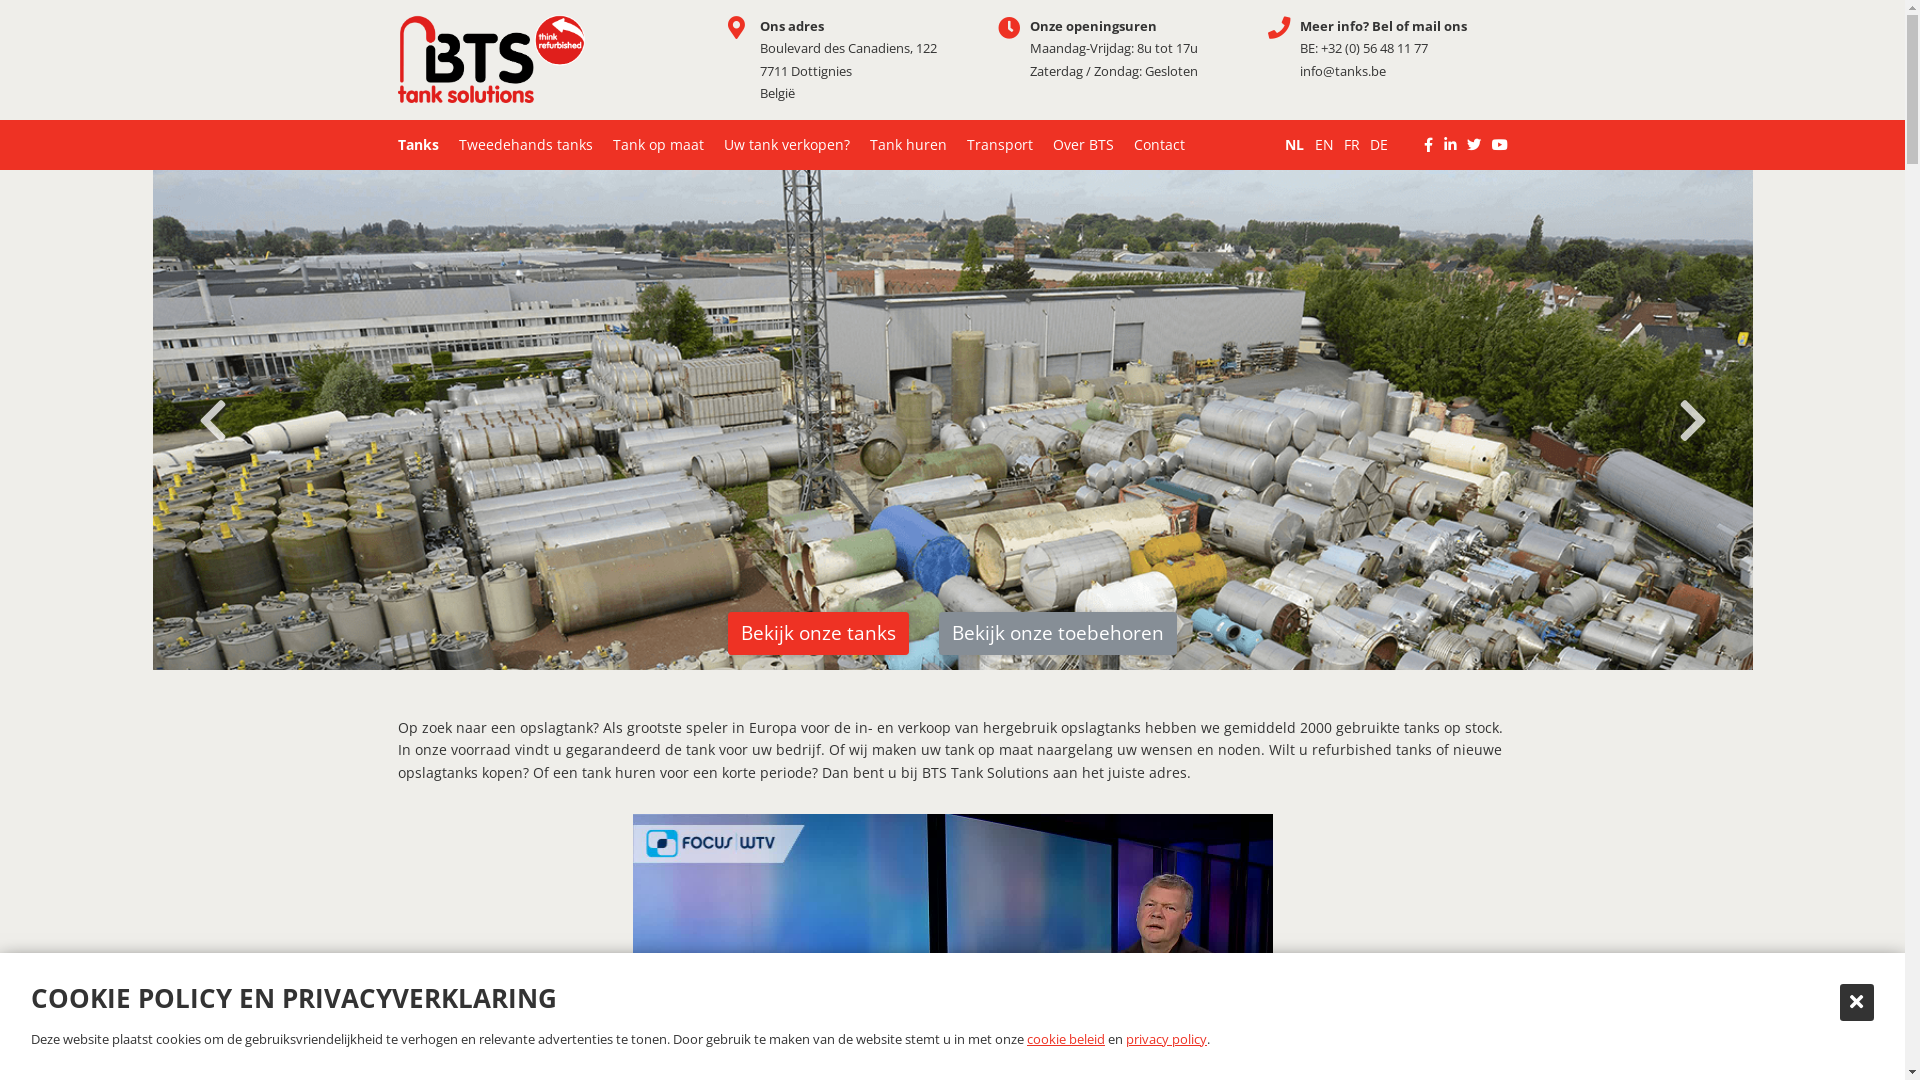 The image size is (1920, 1080). What do you see at coordinates (786, 144) in the screenshot?
I see `'Uw tank verkopen?'` at bounding box center [786, 144].